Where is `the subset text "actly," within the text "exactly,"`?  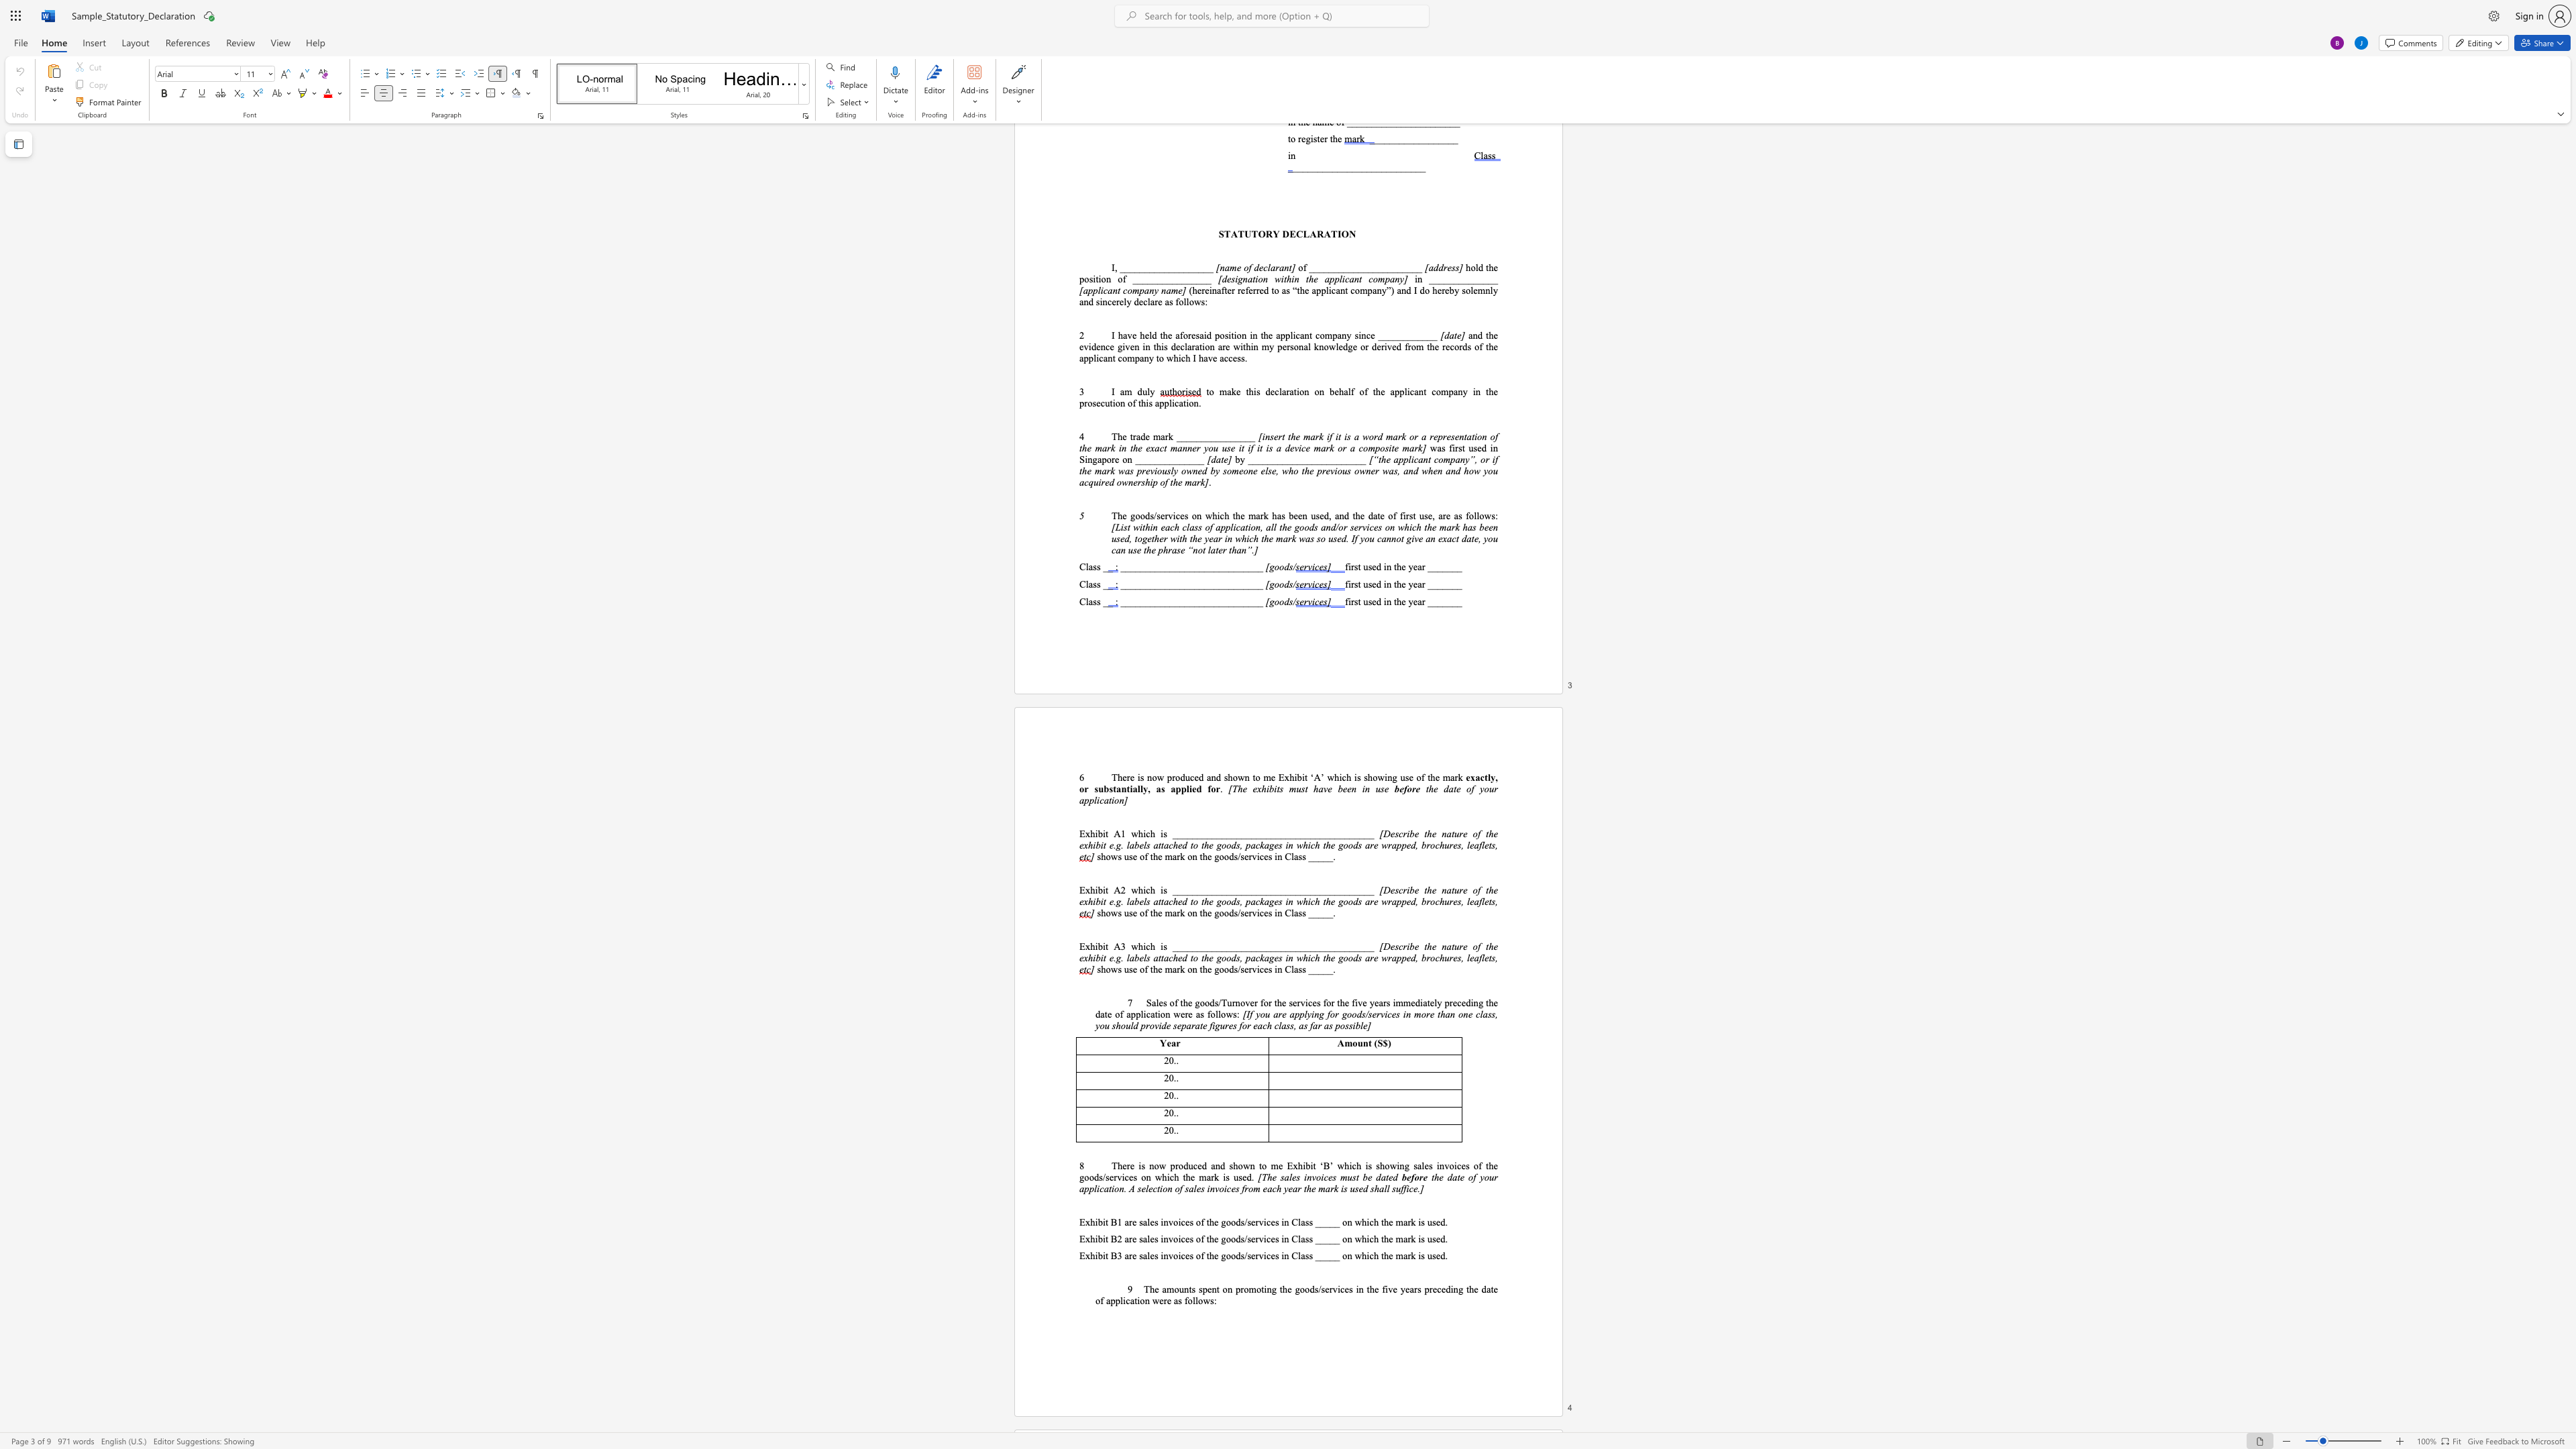
the subset text "actly," within the text "exactly," is located at coordinates (1474, 776).